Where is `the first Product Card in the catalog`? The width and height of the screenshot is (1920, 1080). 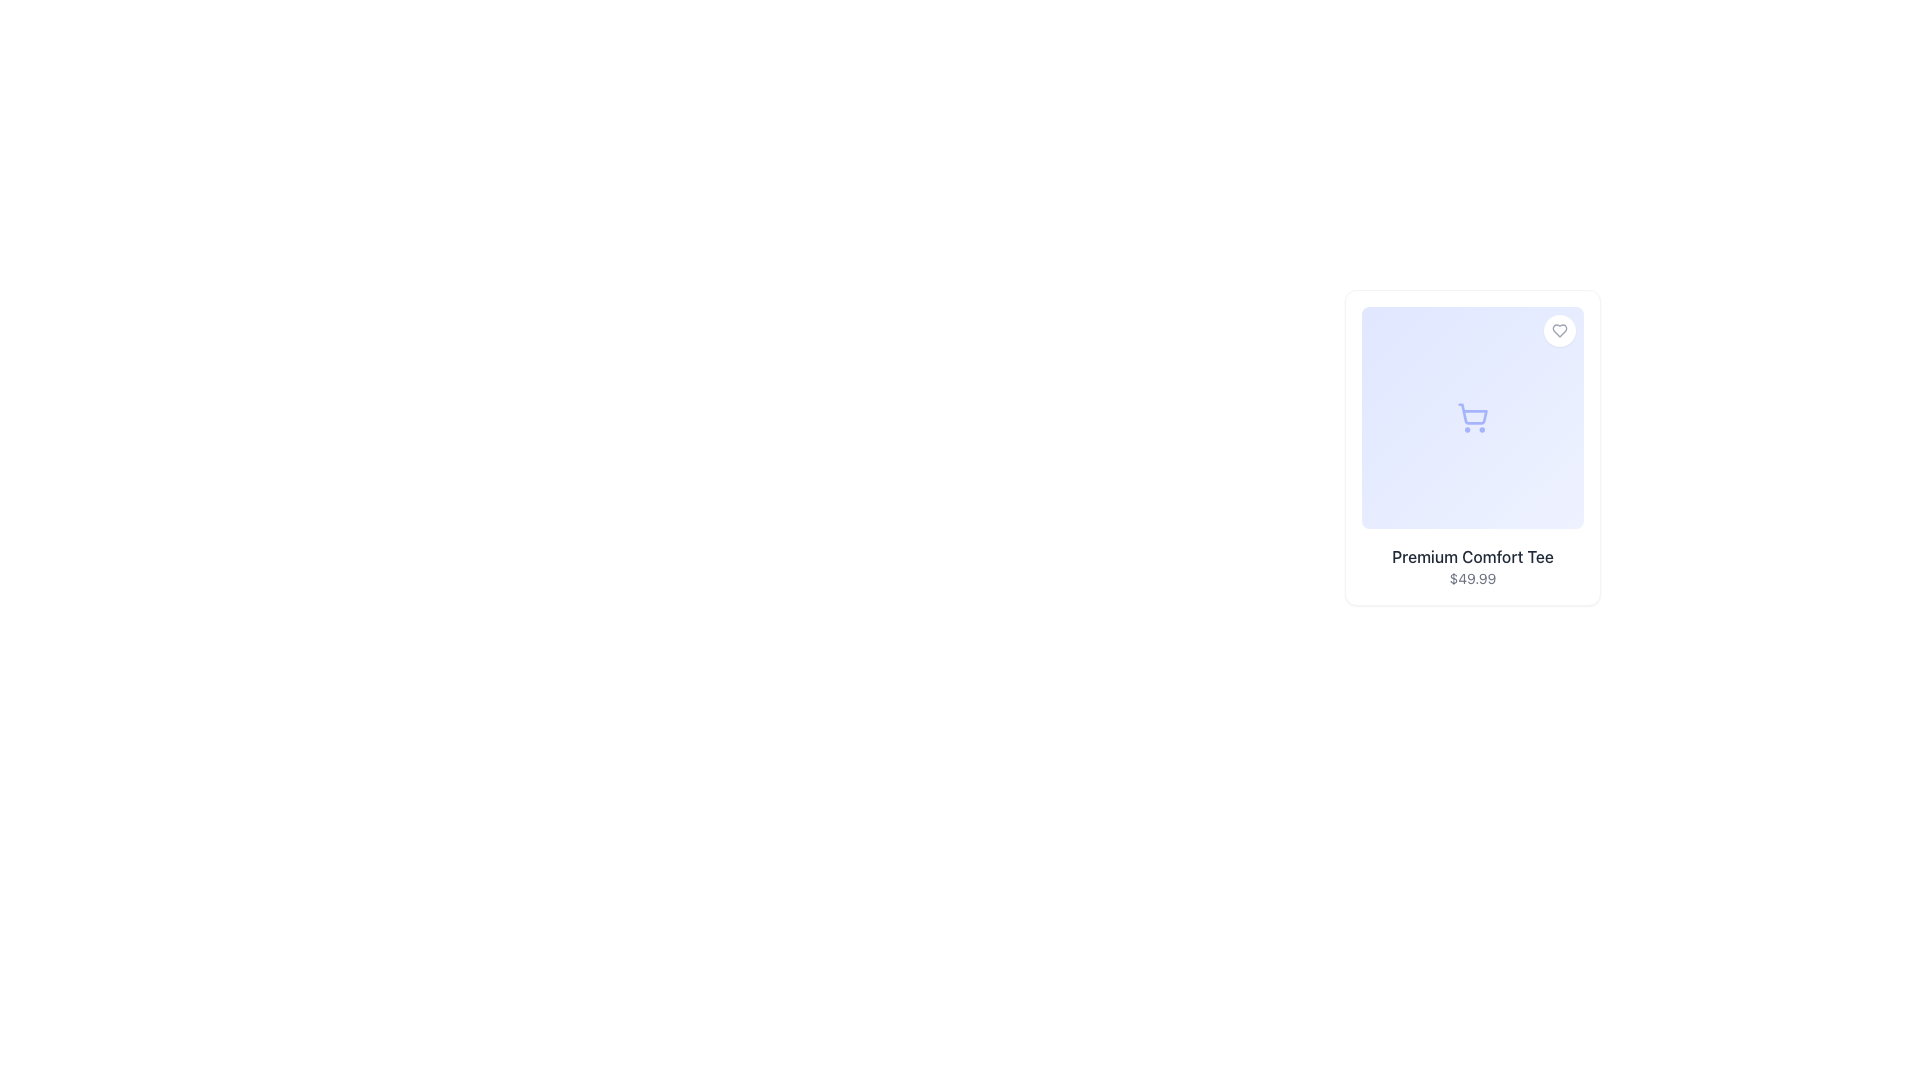 the first Product Card in the catalog is located at coordinates (1473, 446).